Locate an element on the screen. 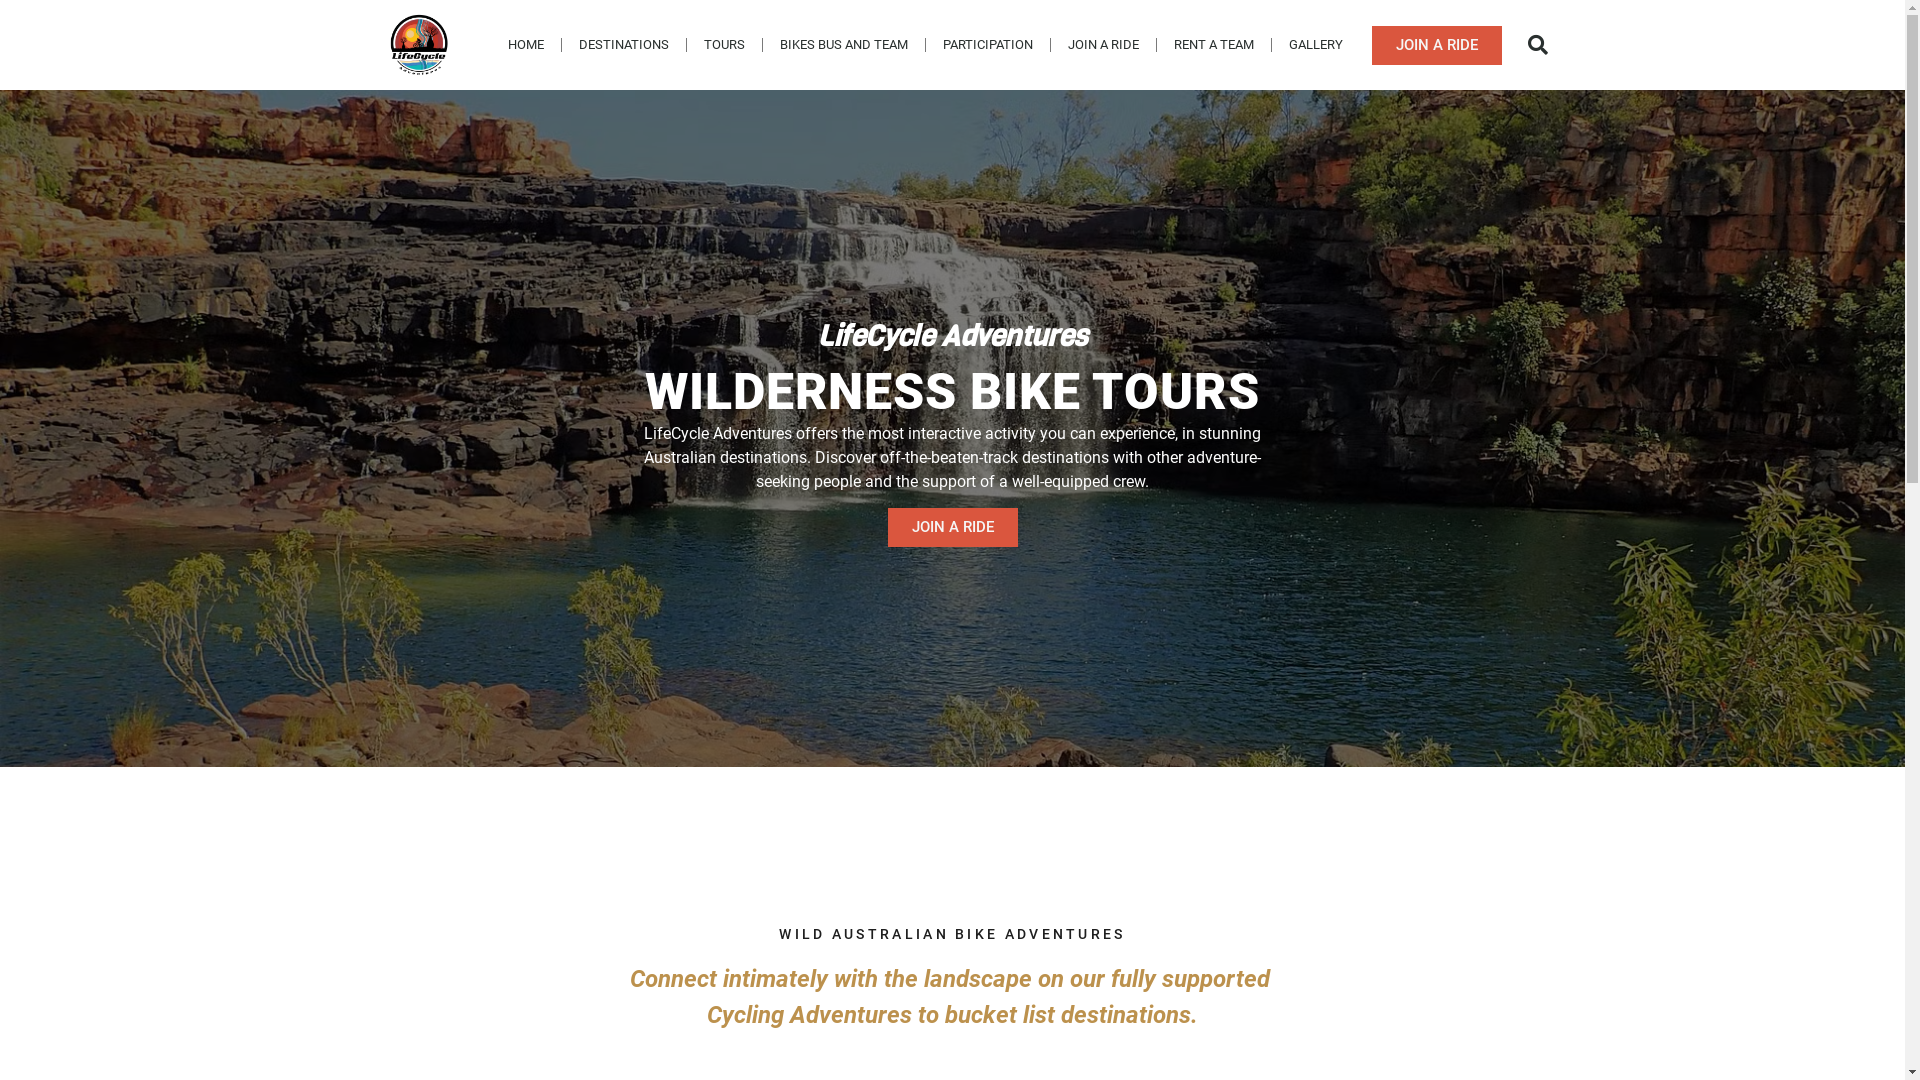 The image size is (1920, 1080). 'HOME' is located at coordinates (526, 45).